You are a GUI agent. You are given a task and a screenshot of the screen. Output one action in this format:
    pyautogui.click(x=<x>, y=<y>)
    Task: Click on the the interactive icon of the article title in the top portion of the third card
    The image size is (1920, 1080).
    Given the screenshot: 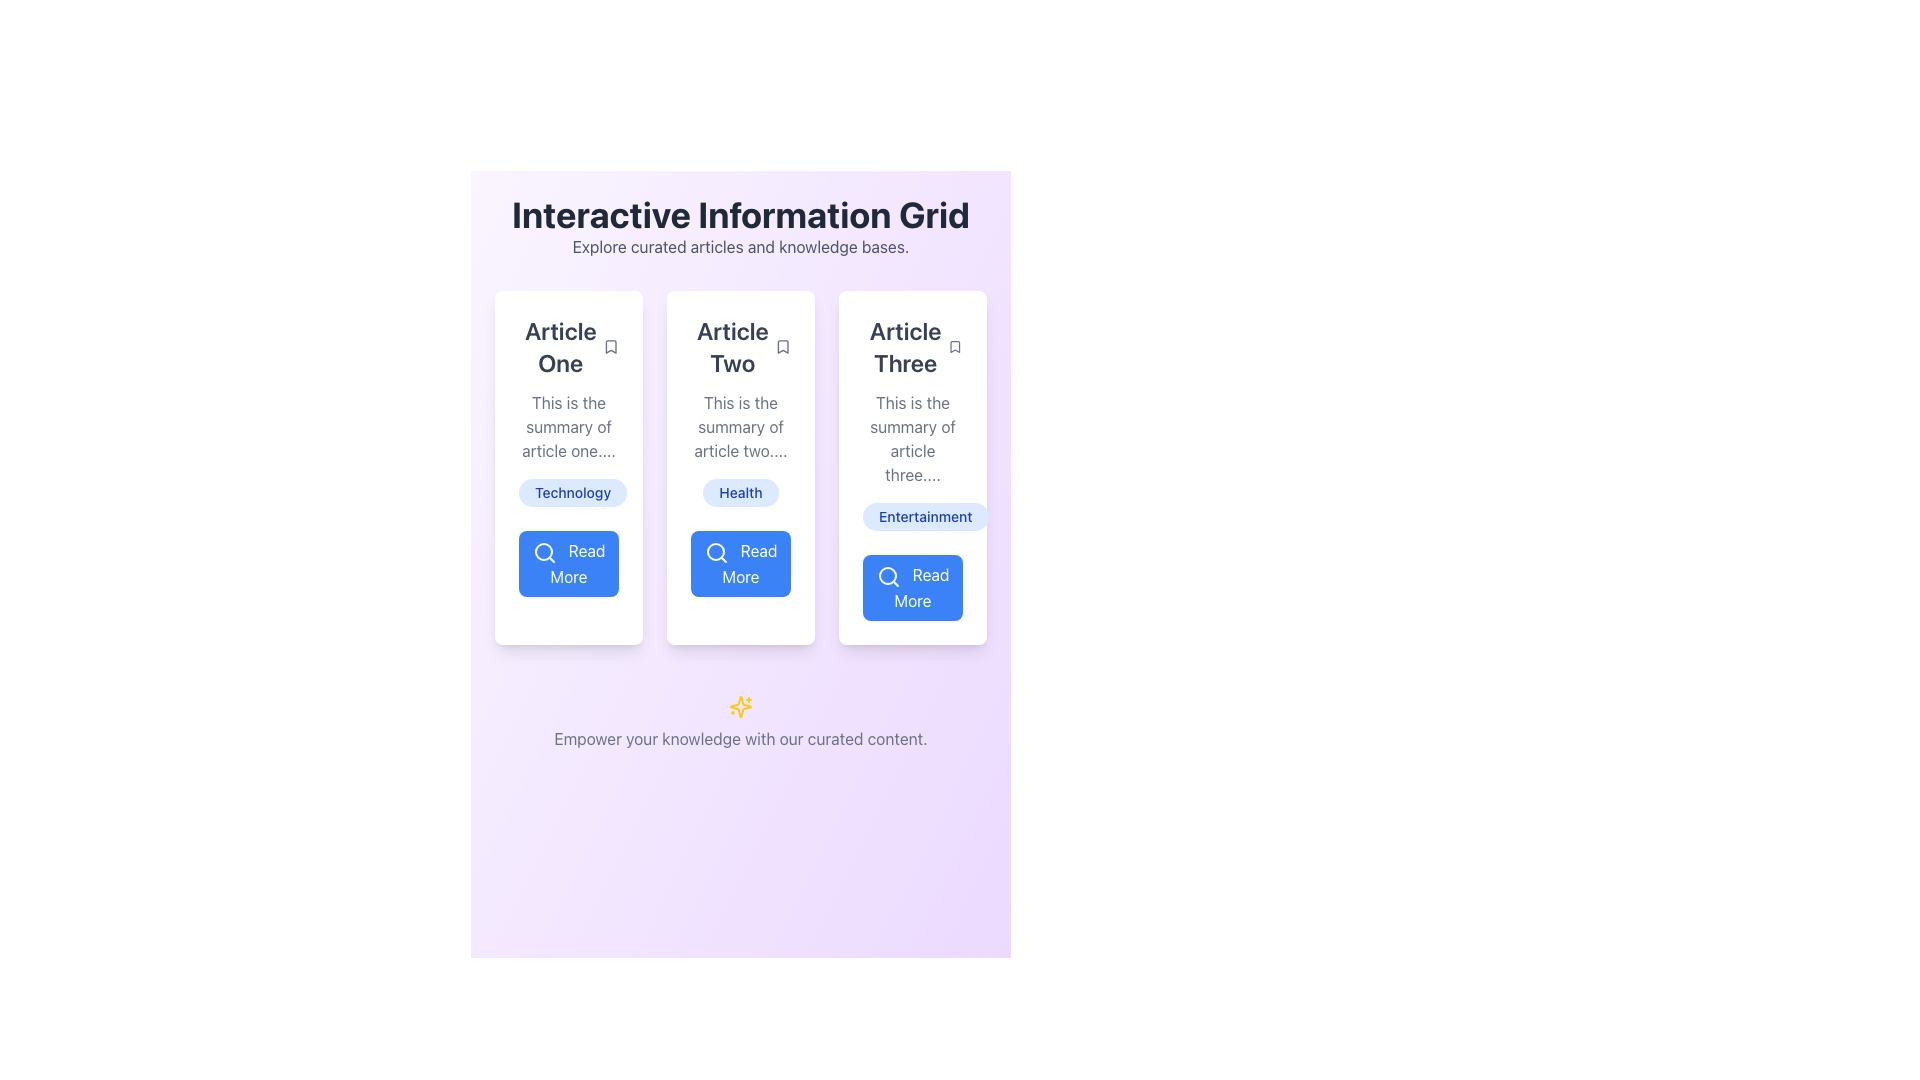 What is the action you would take?
    pyautogui.click(x=911, y=346)
    